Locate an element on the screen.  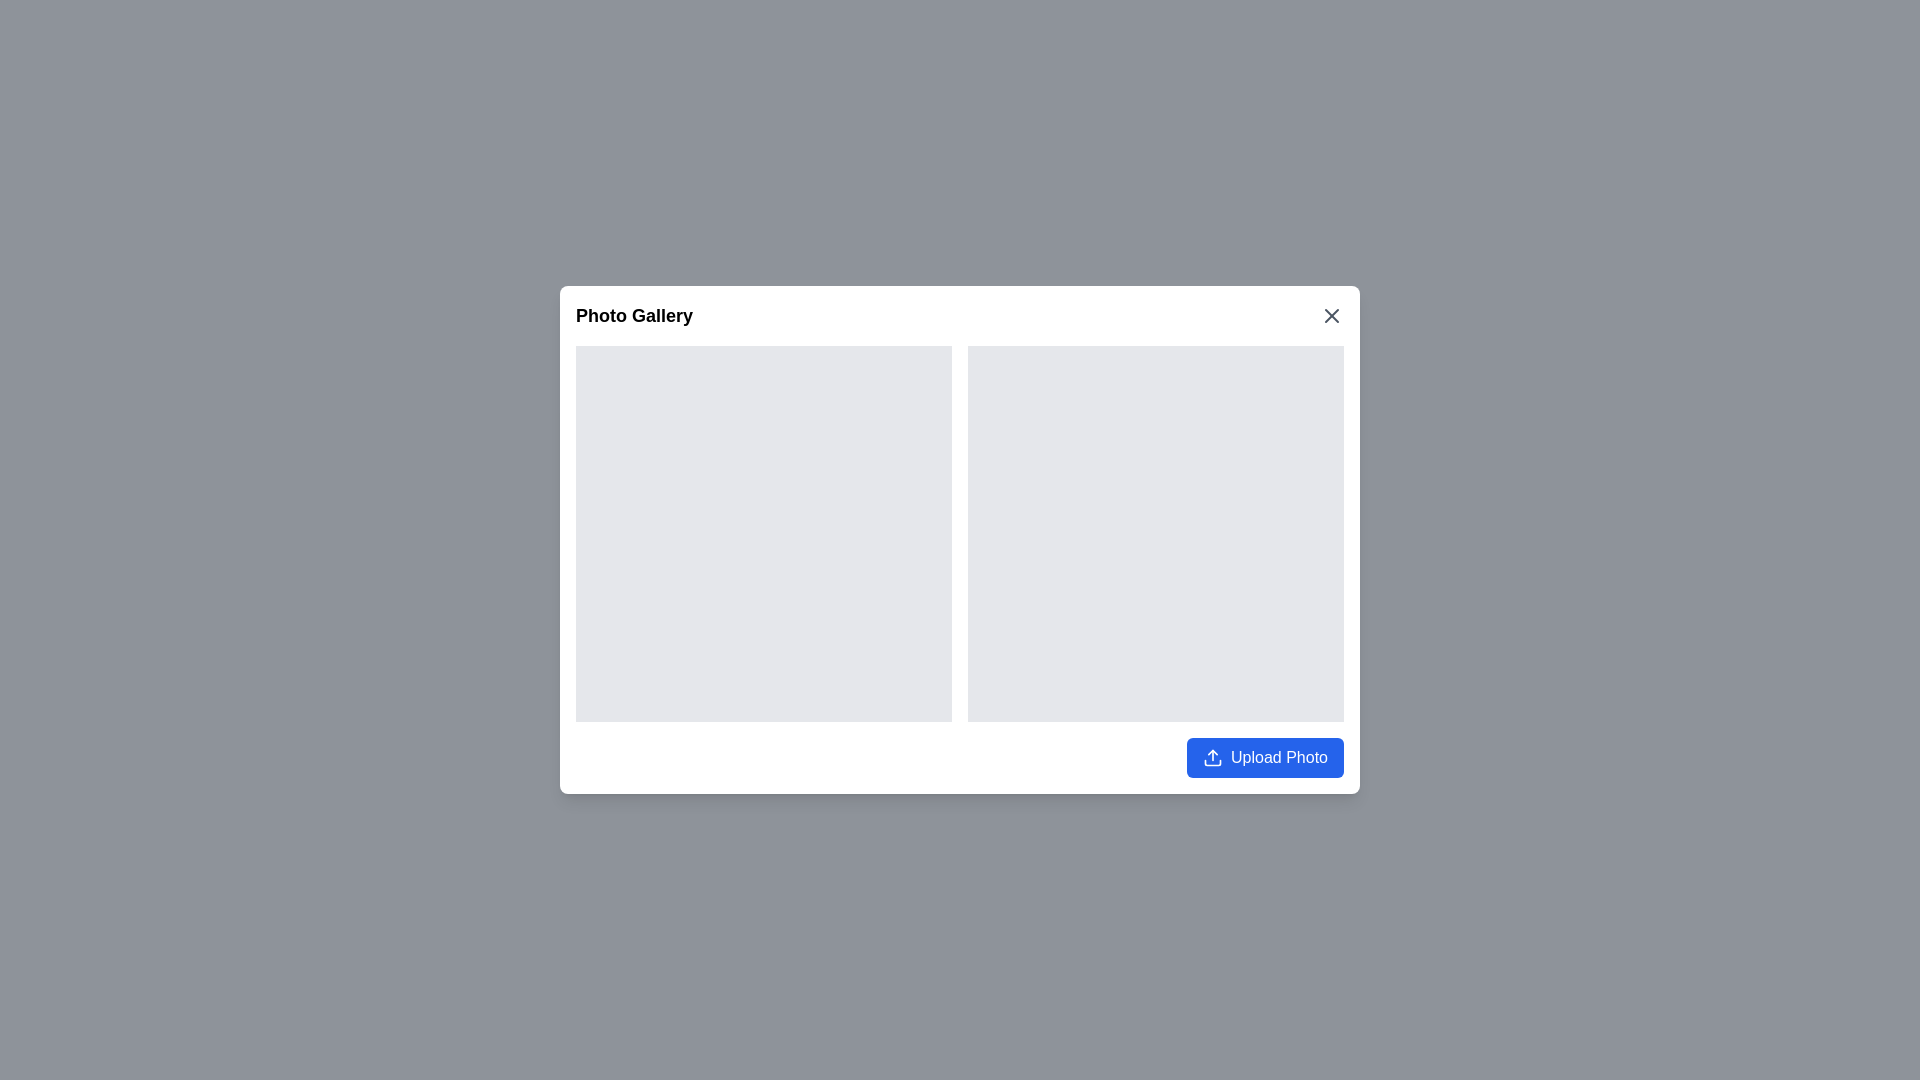
the close button located at the top-right corner of the white window is located at coordinates (1331, 315).